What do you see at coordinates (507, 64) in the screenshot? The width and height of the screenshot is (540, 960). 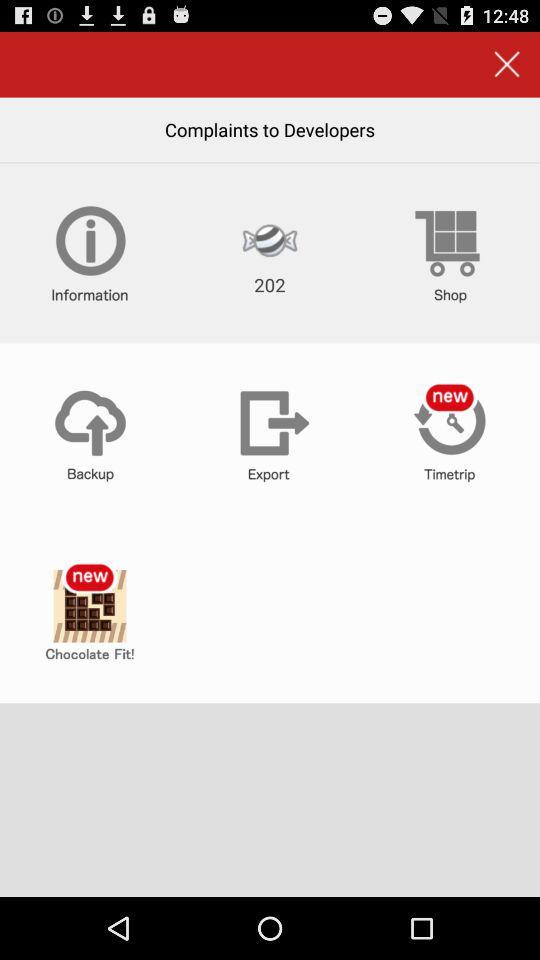 I see `exit app` at bounding box center [507, 64].